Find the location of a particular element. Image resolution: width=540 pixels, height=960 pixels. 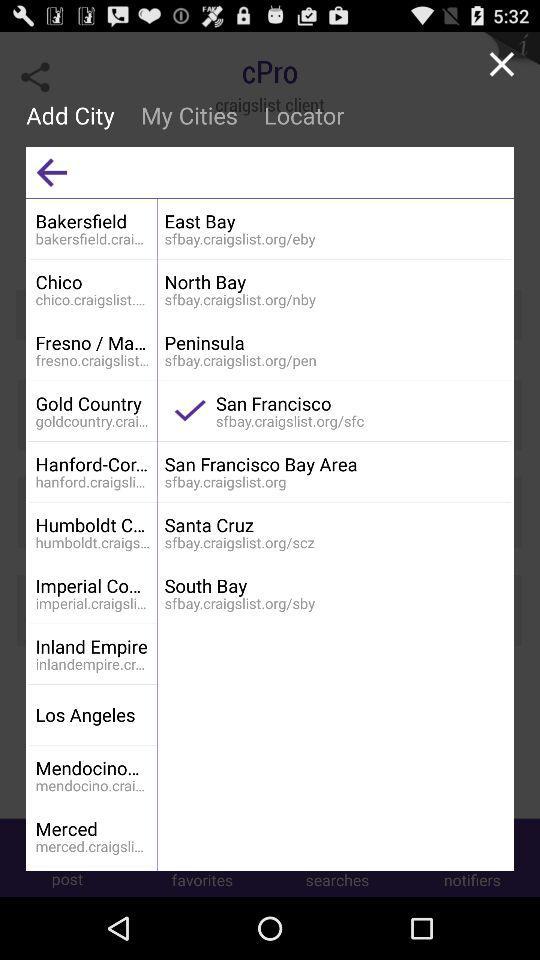

go back is located at coordinates (51, 171).